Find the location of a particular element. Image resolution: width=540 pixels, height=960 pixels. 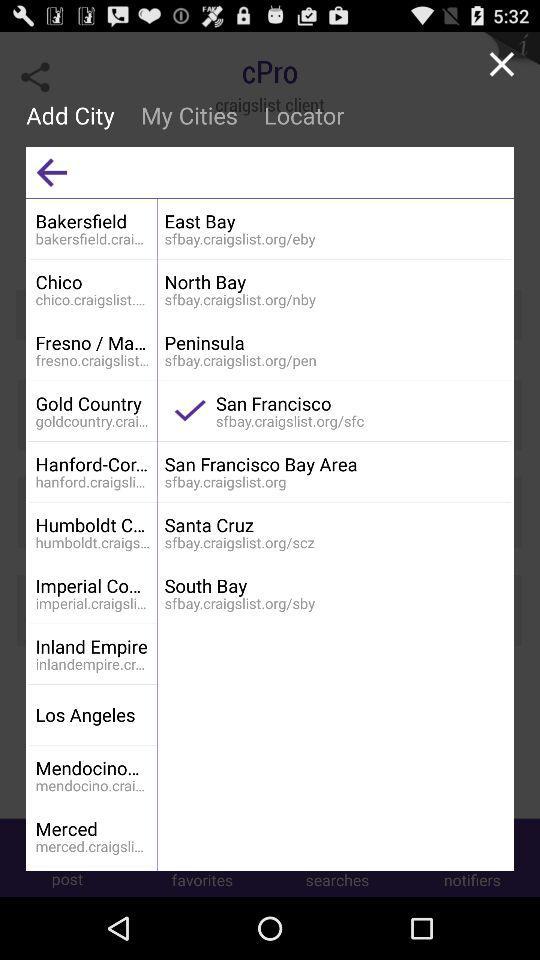

go back is located at coordinates (51, 171).